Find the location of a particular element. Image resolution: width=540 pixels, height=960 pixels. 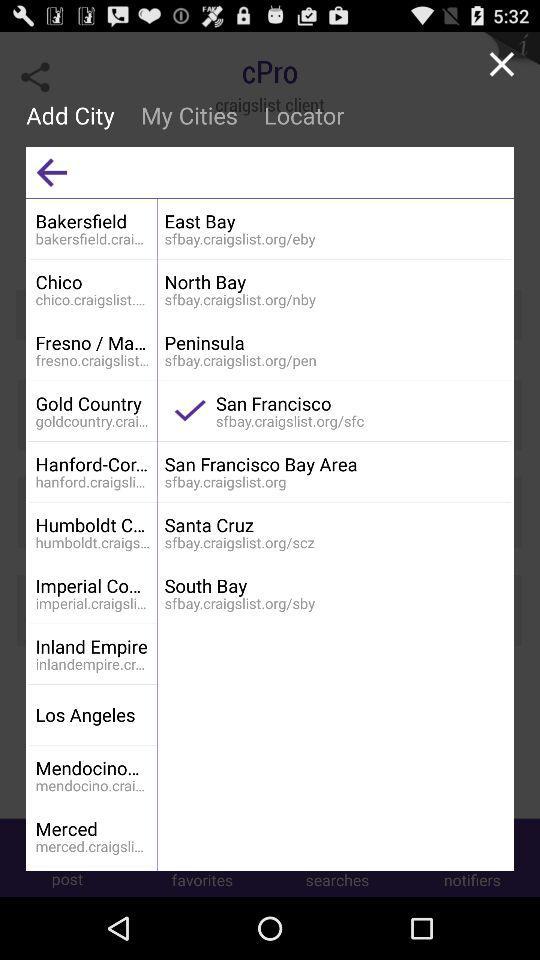

go back is located at coordinates (51, 171).